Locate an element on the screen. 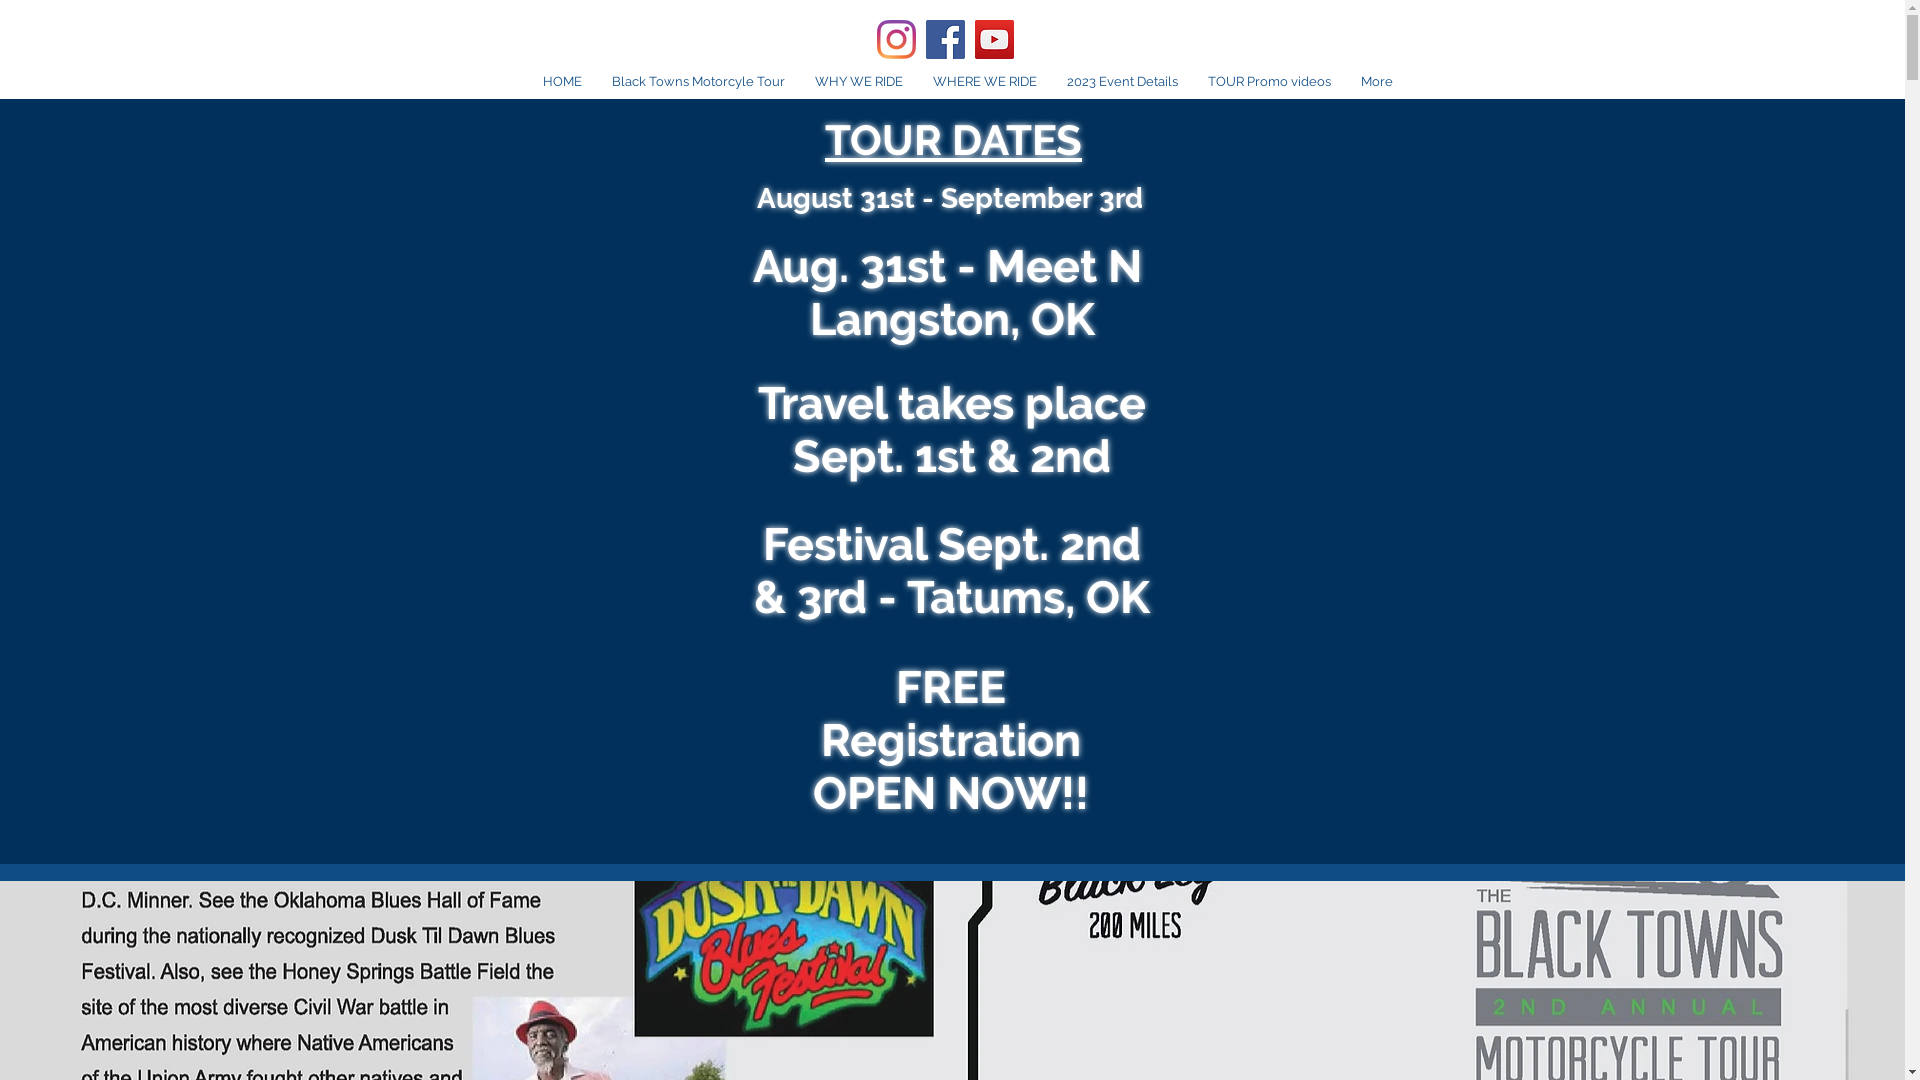  'Festival Sept. 2nd & 3rd - Tatums, OK' is located at coordinates (950, 570).